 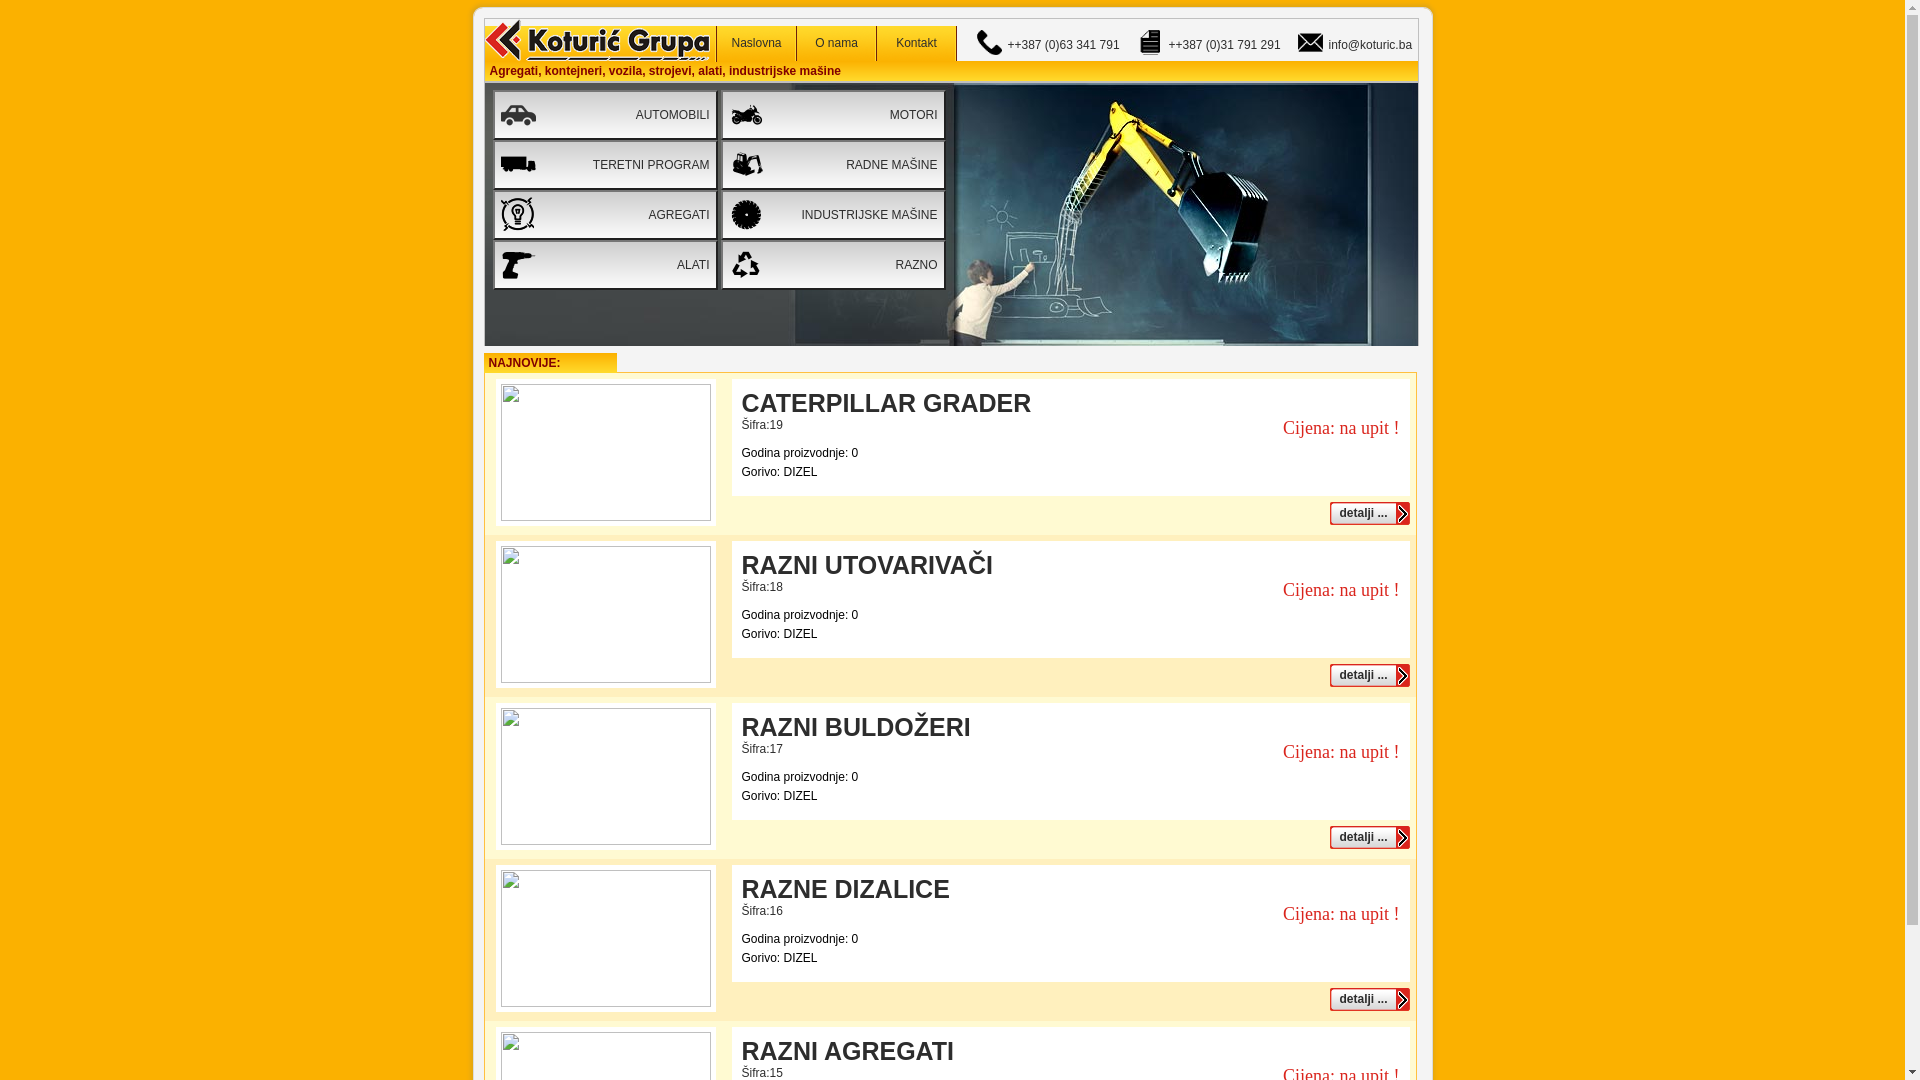 What do you see at coordinates (1368, 837) in the screenshot?
I see `'detalji ...'` at bounding box center [1368, 837].